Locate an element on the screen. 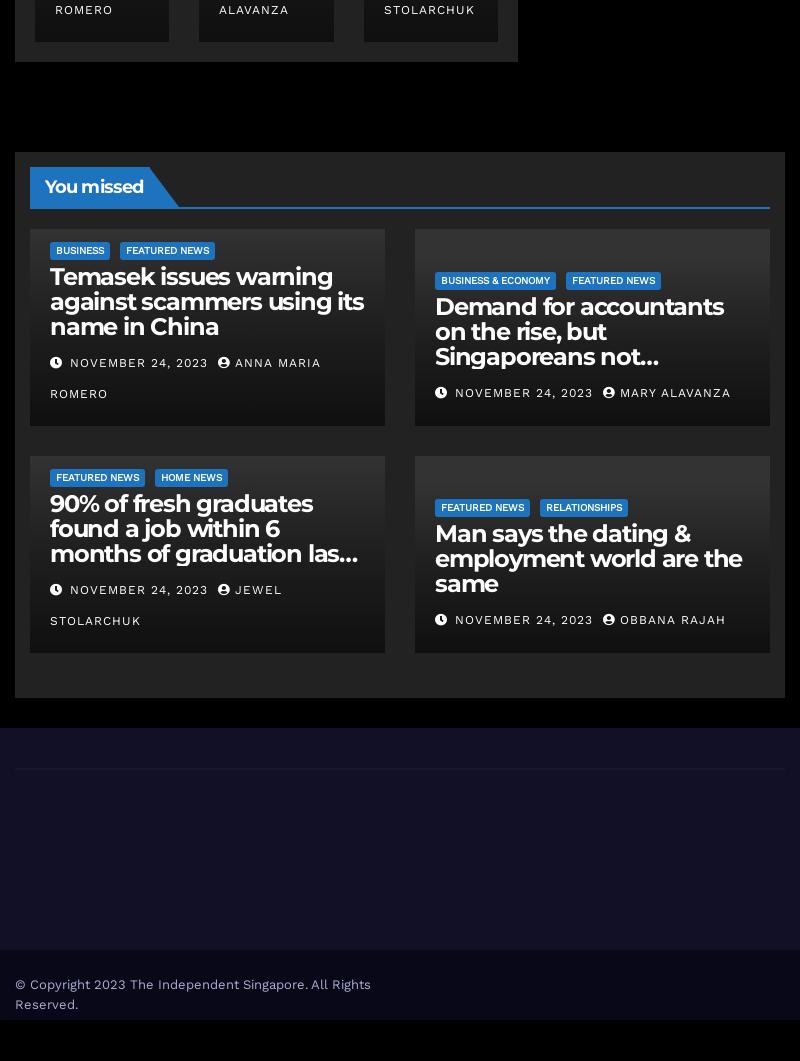 The image size is (800, 1061). 'Anna Maria Romero' is located at coordinates (184, 378).